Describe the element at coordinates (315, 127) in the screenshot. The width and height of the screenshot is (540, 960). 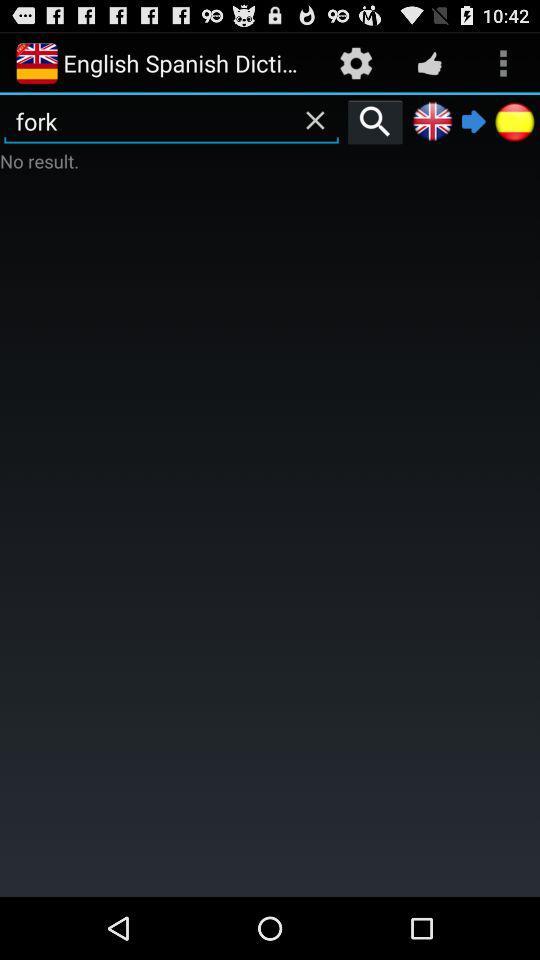
I see `the close icon` at that location.